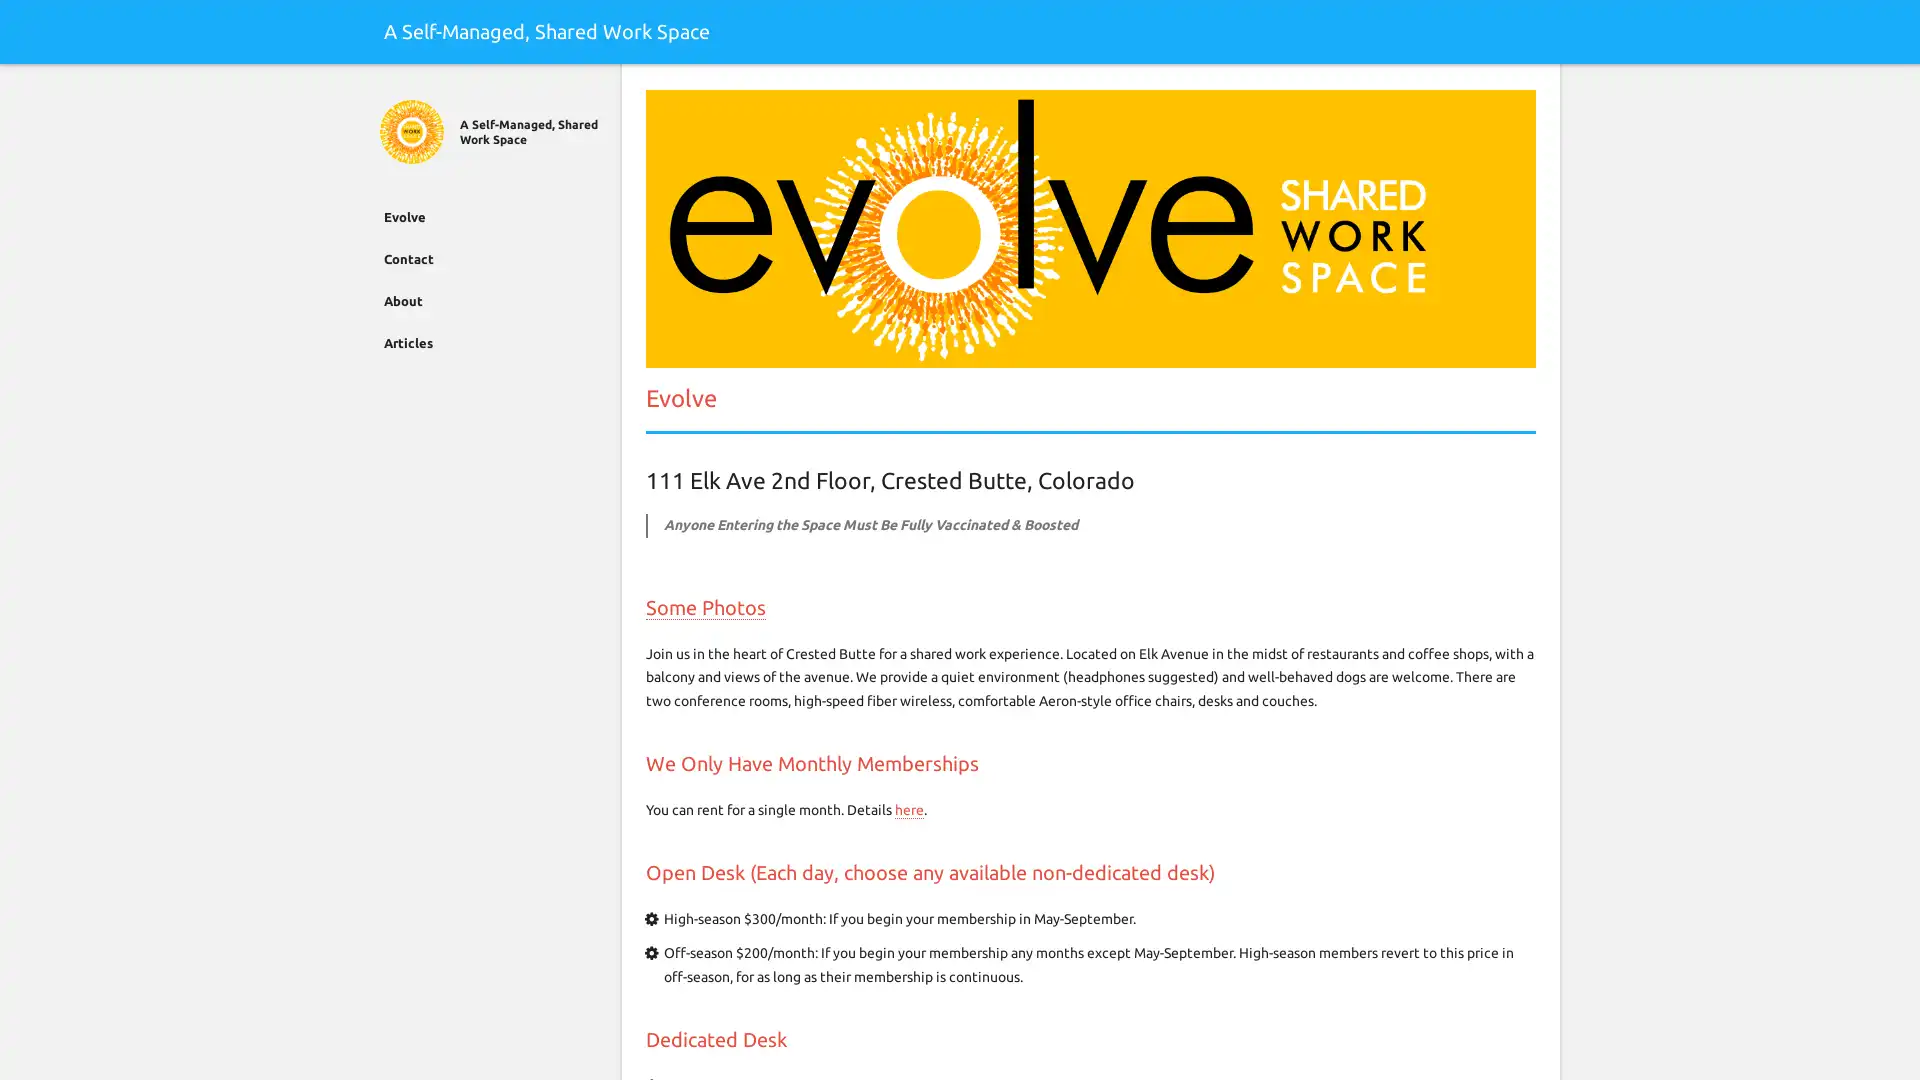 This screenshot has width=1920, height=1080. What do you see at coordinates (1526, 87) in the screenshot?
I see `Search` at bounding box center [1526, 87].